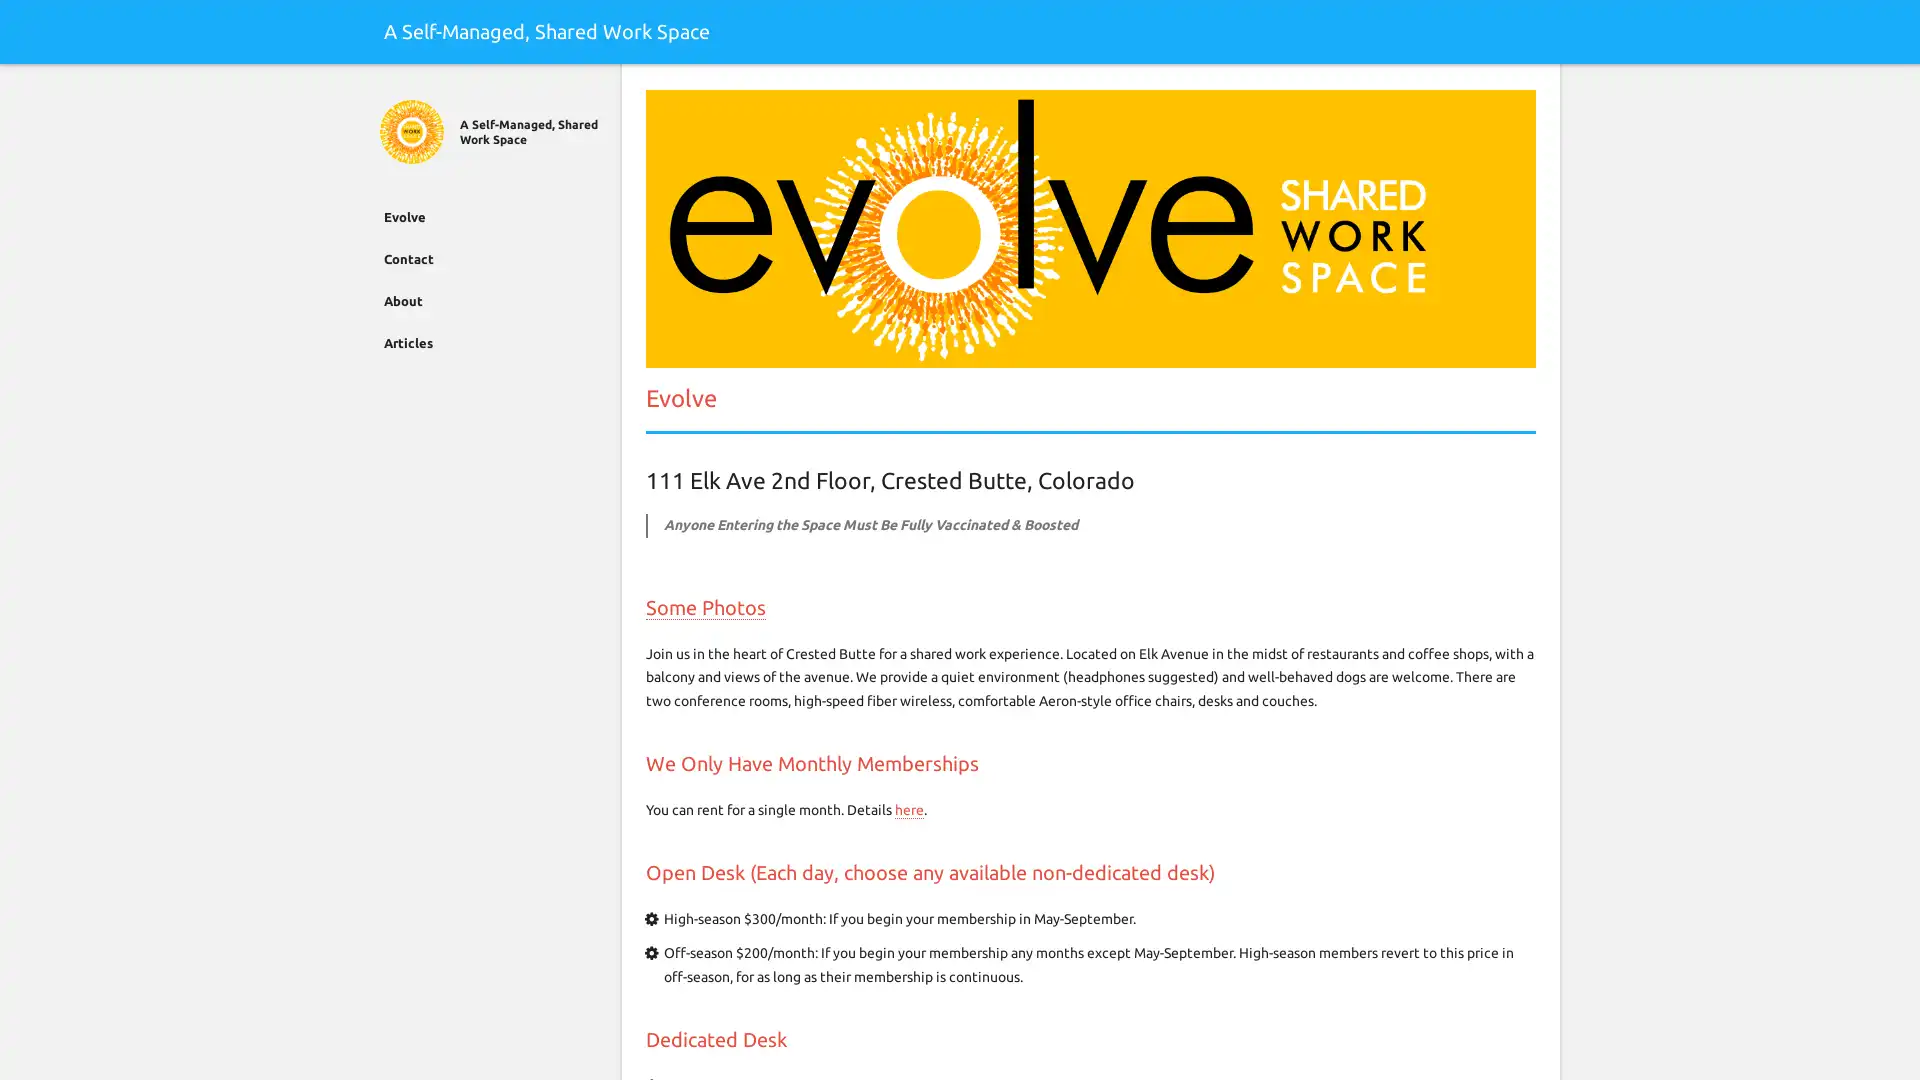 This screenshot has width=1920, height=1080. What do you see at coordinates (1526, 87) in the screenshot?
I see `Search` at bounding box center [1526, 87].